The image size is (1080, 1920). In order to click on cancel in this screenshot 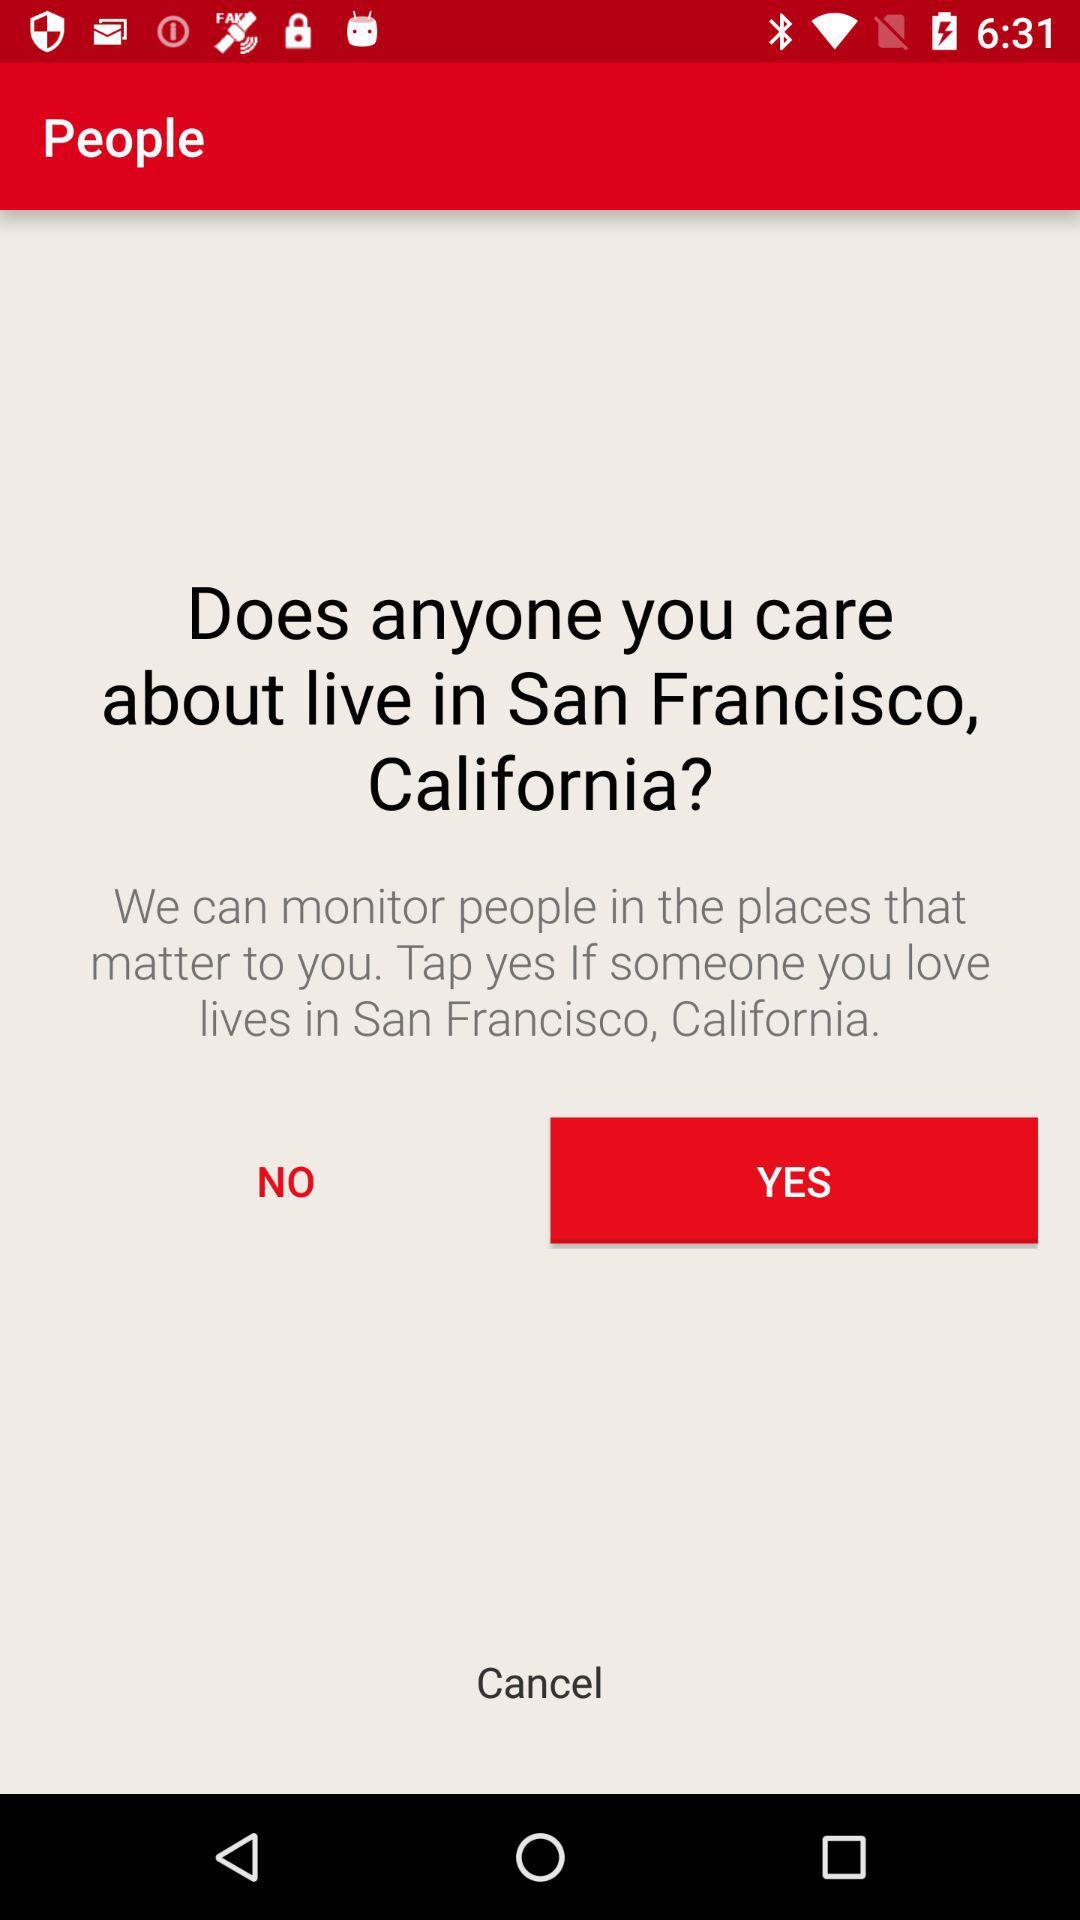, I will do `click(540, 1680)`.